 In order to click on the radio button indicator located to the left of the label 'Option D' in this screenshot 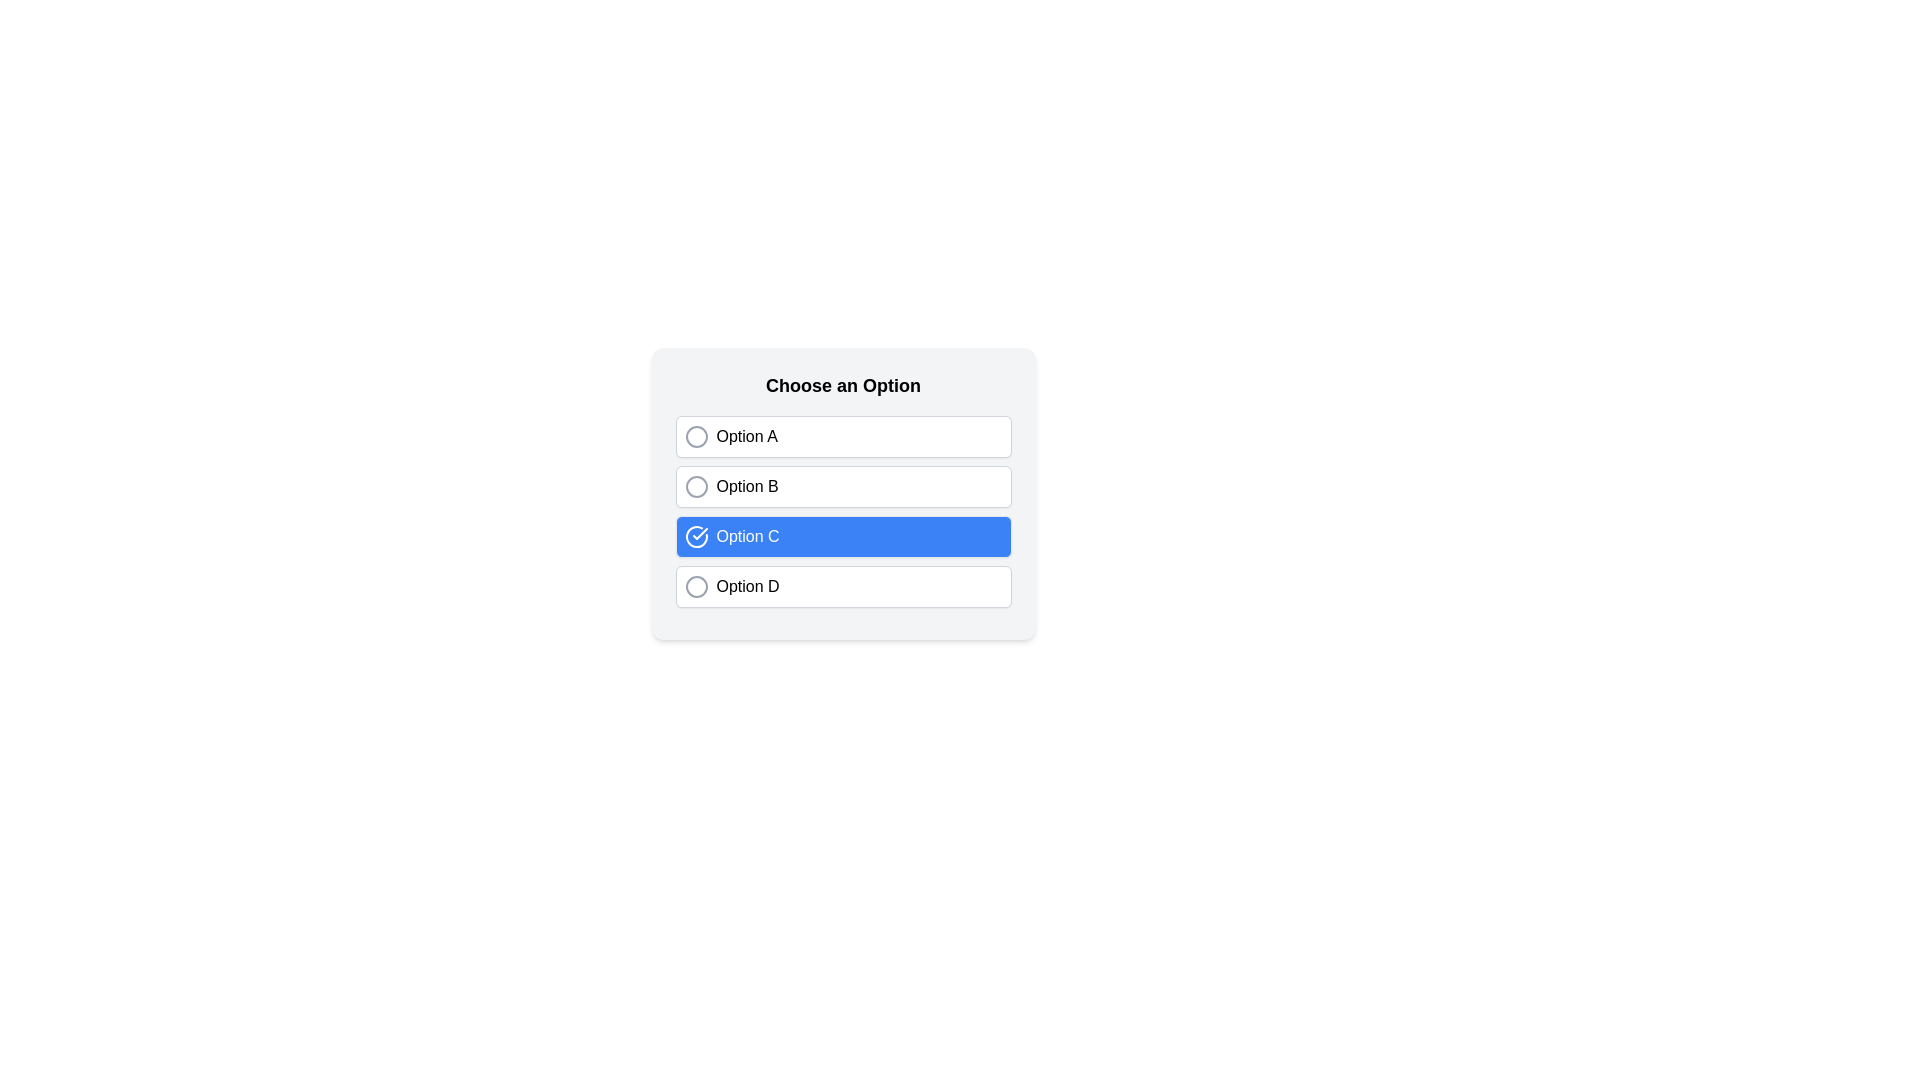, I will do `click(696, 585)`.